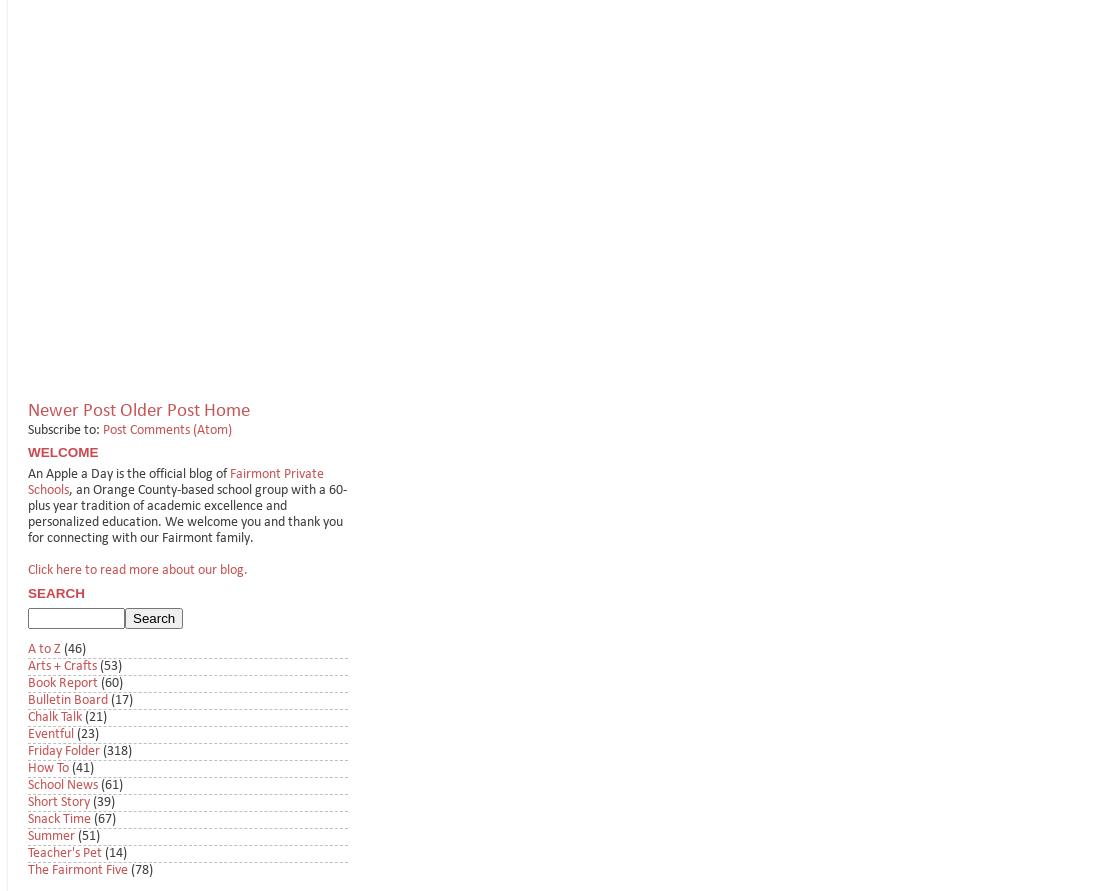 Image resolution: width=1098 pixels, height=891 pixels. I want to click on '(14)', so click(115, 852).